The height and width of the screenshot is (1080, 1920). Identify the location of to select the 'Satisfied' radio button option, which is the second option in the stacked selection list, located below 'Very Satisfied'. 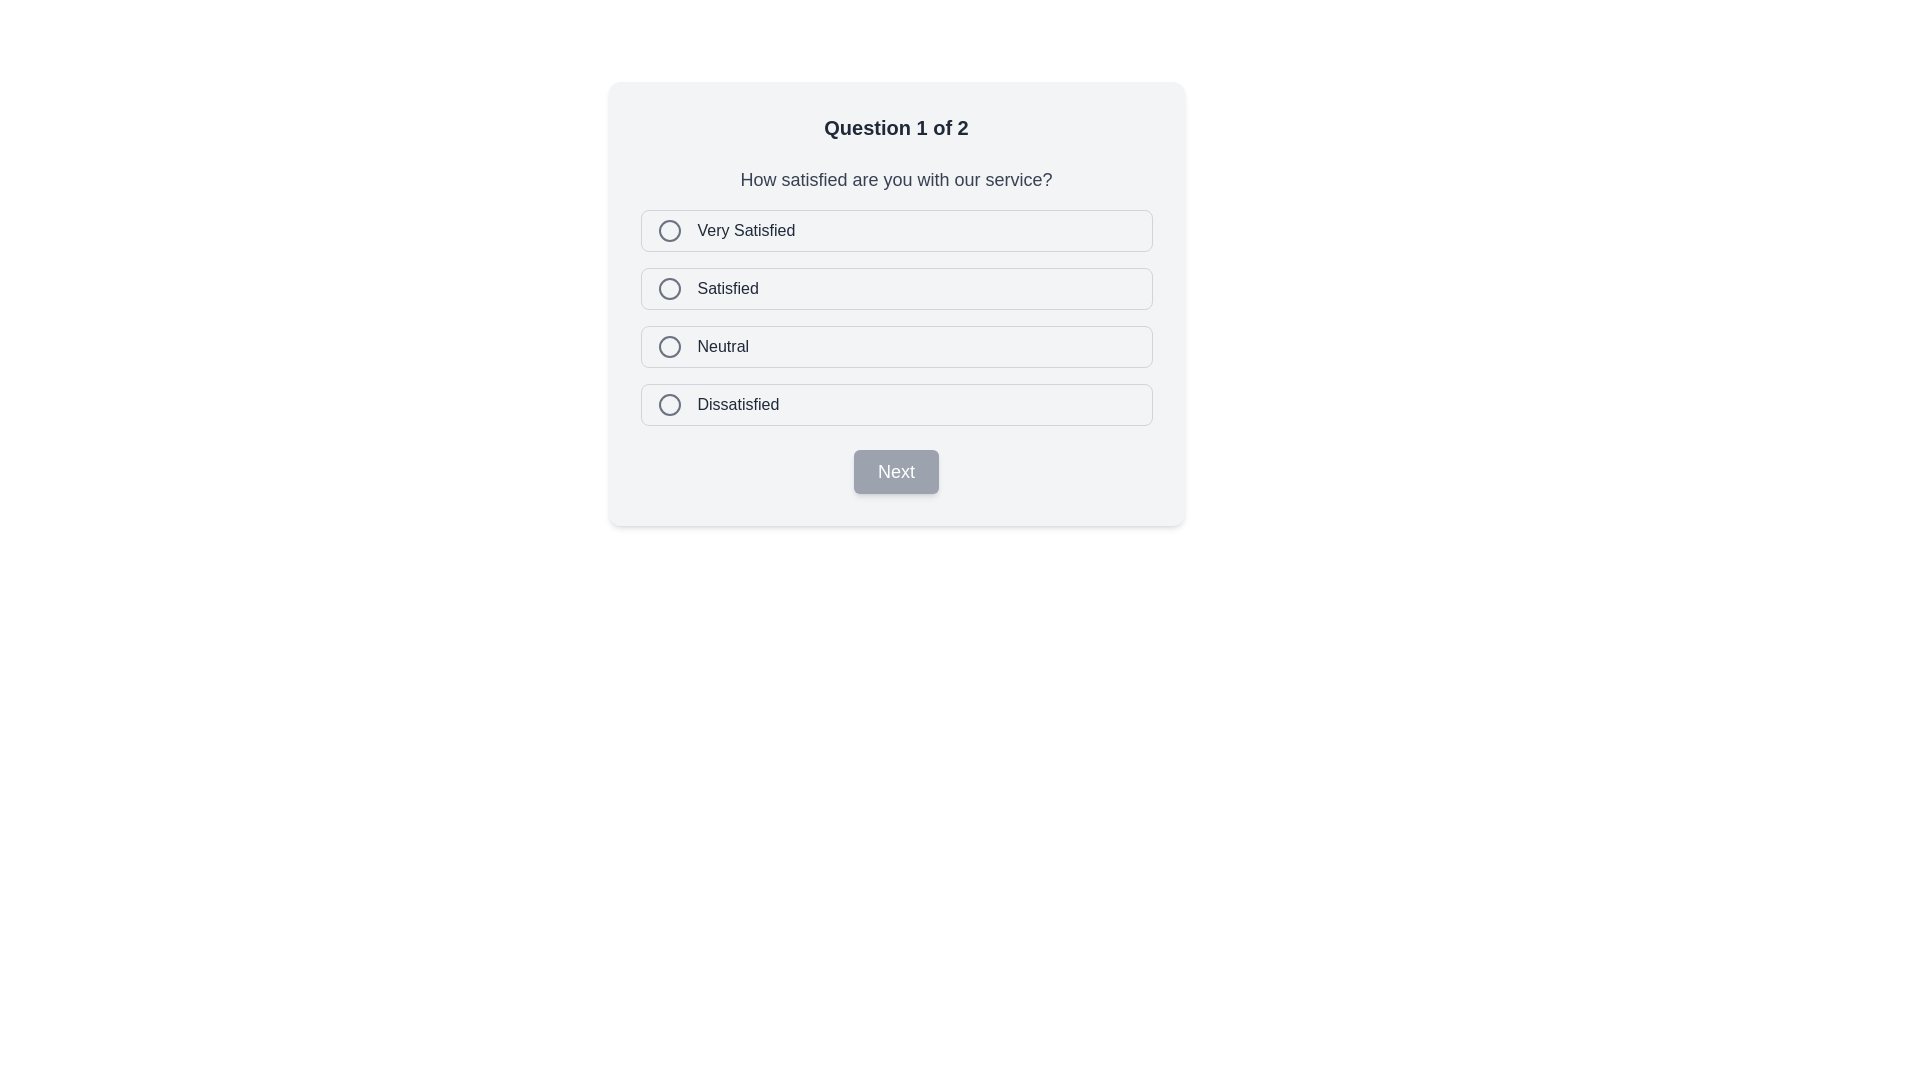
(895, 289).